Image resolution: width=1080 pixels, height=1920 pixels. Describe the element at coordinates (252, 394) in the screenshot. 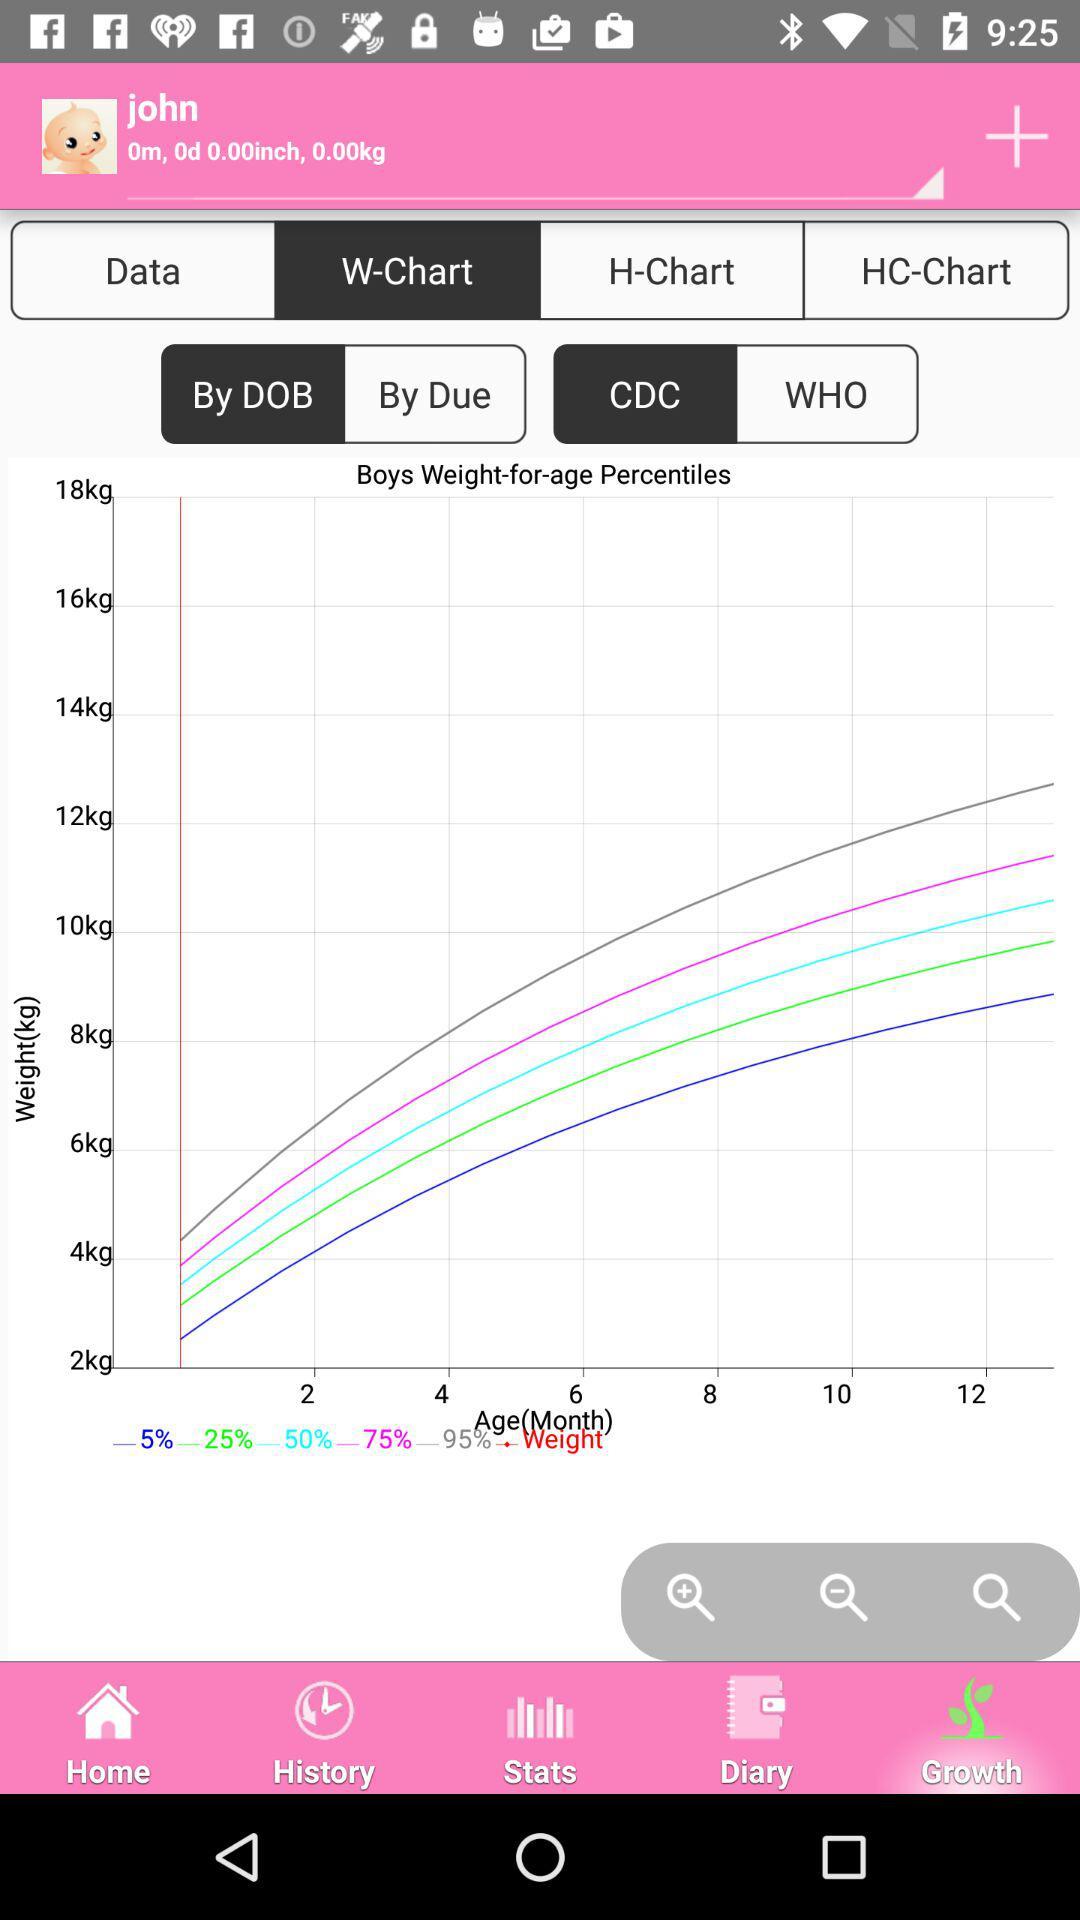

I see `the by dob icon` at that location.